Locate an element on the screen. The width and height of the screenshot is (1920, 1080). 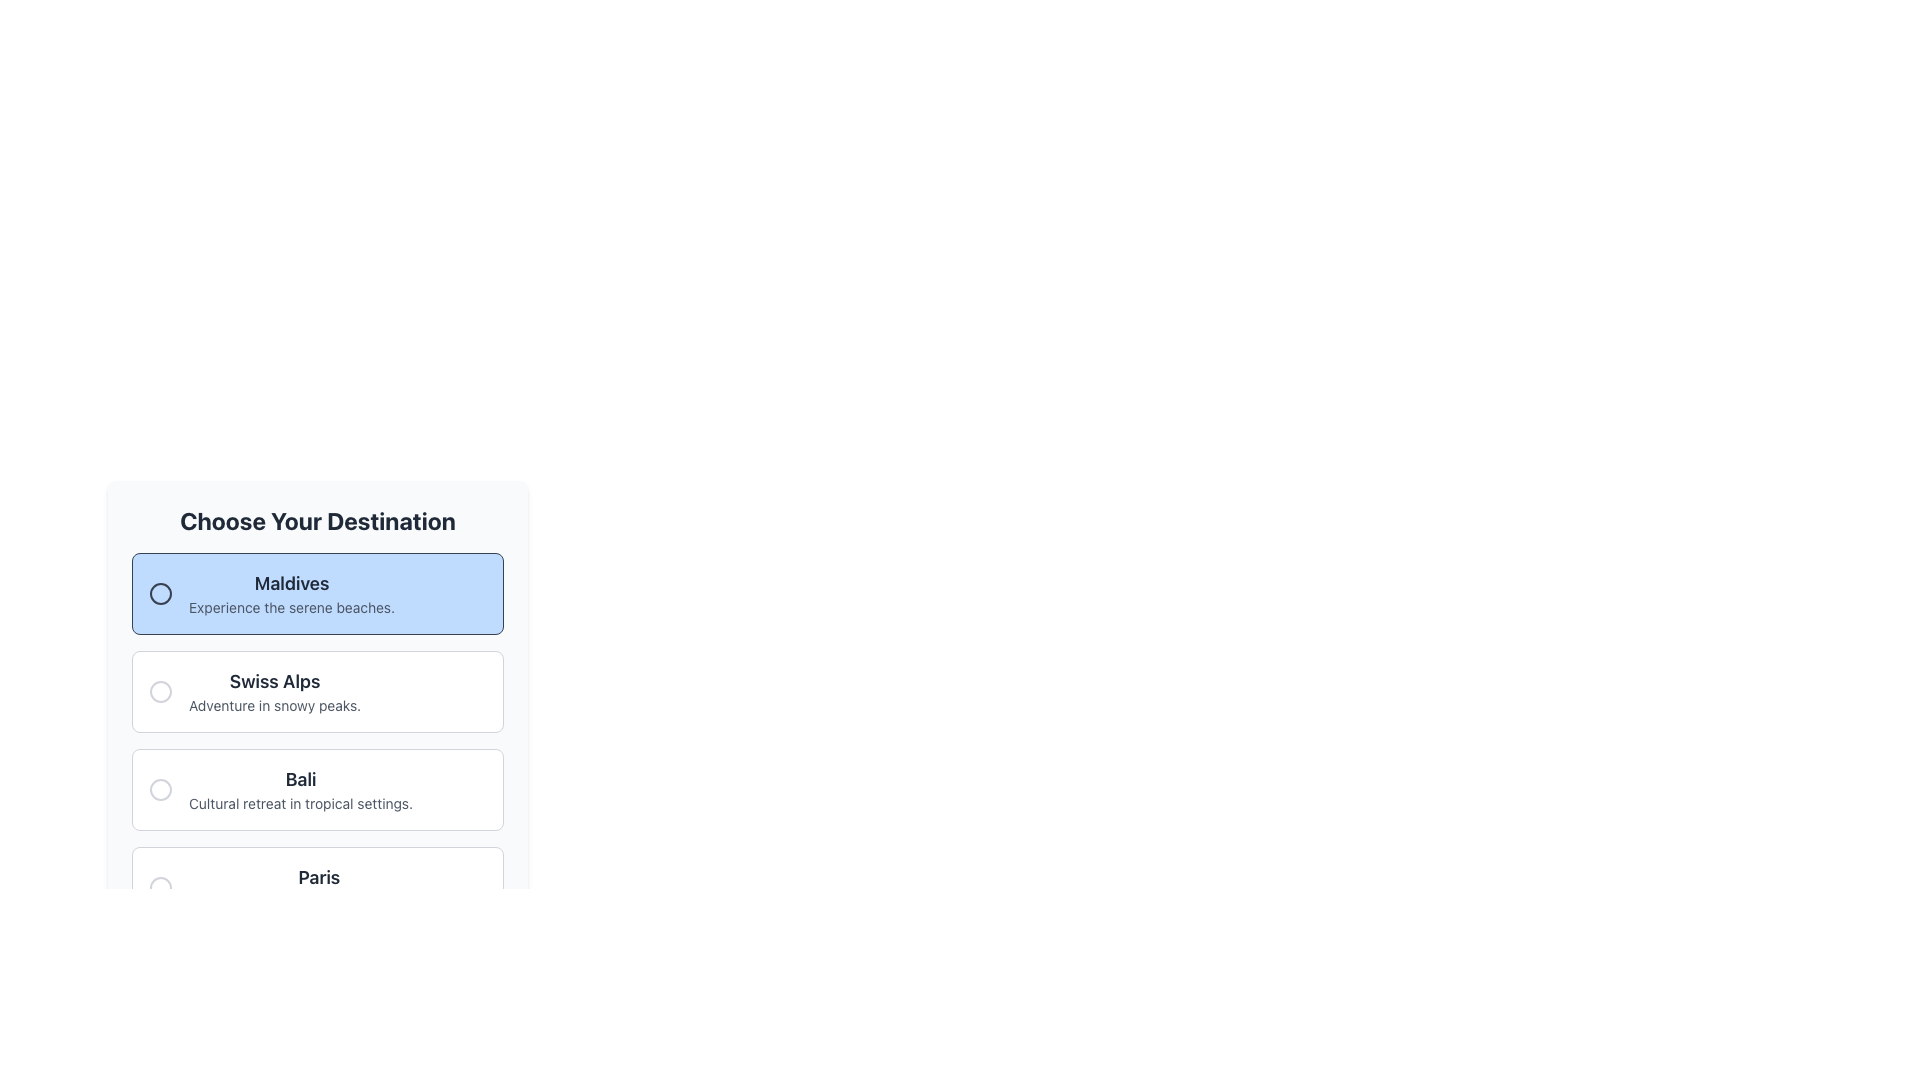
the decorative icon associated with the 'Maldives' button is located at coordinates (161, 593).